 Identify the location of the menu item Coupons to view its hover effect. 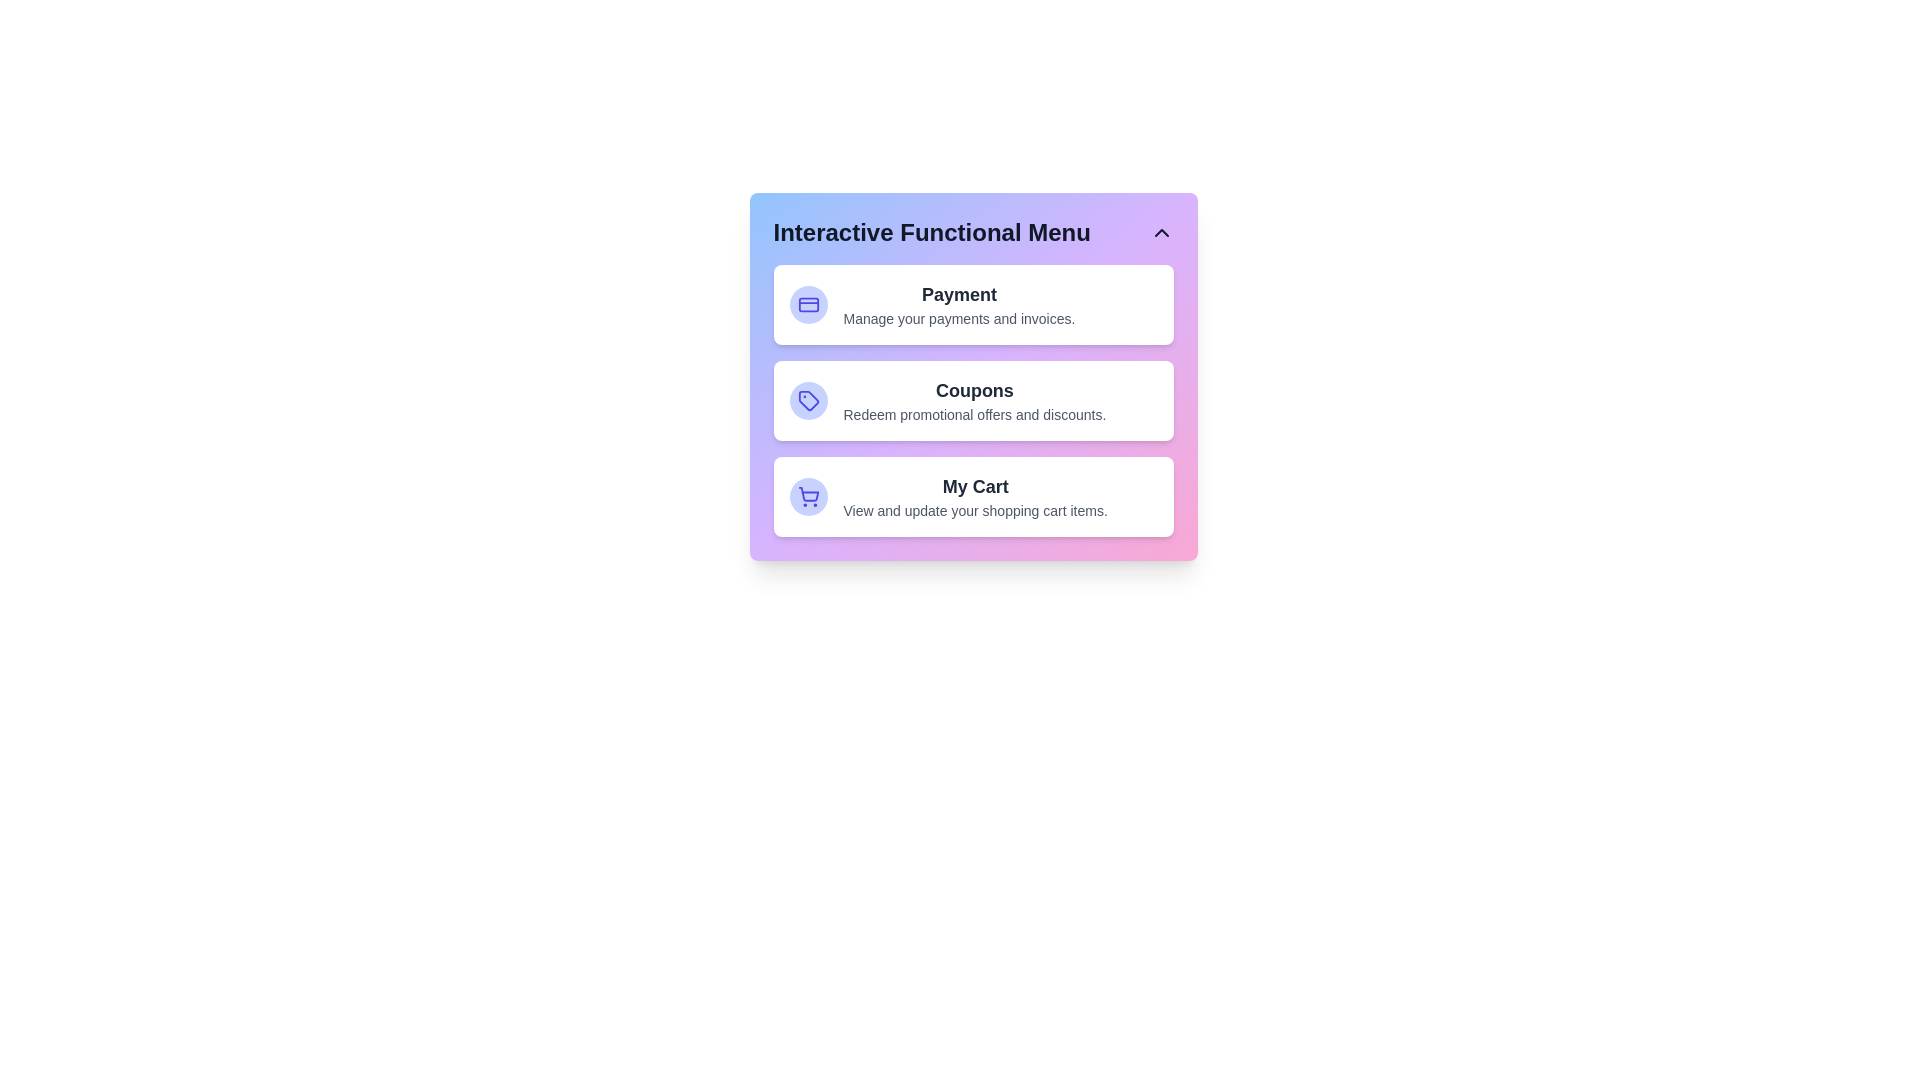
(973, 401).